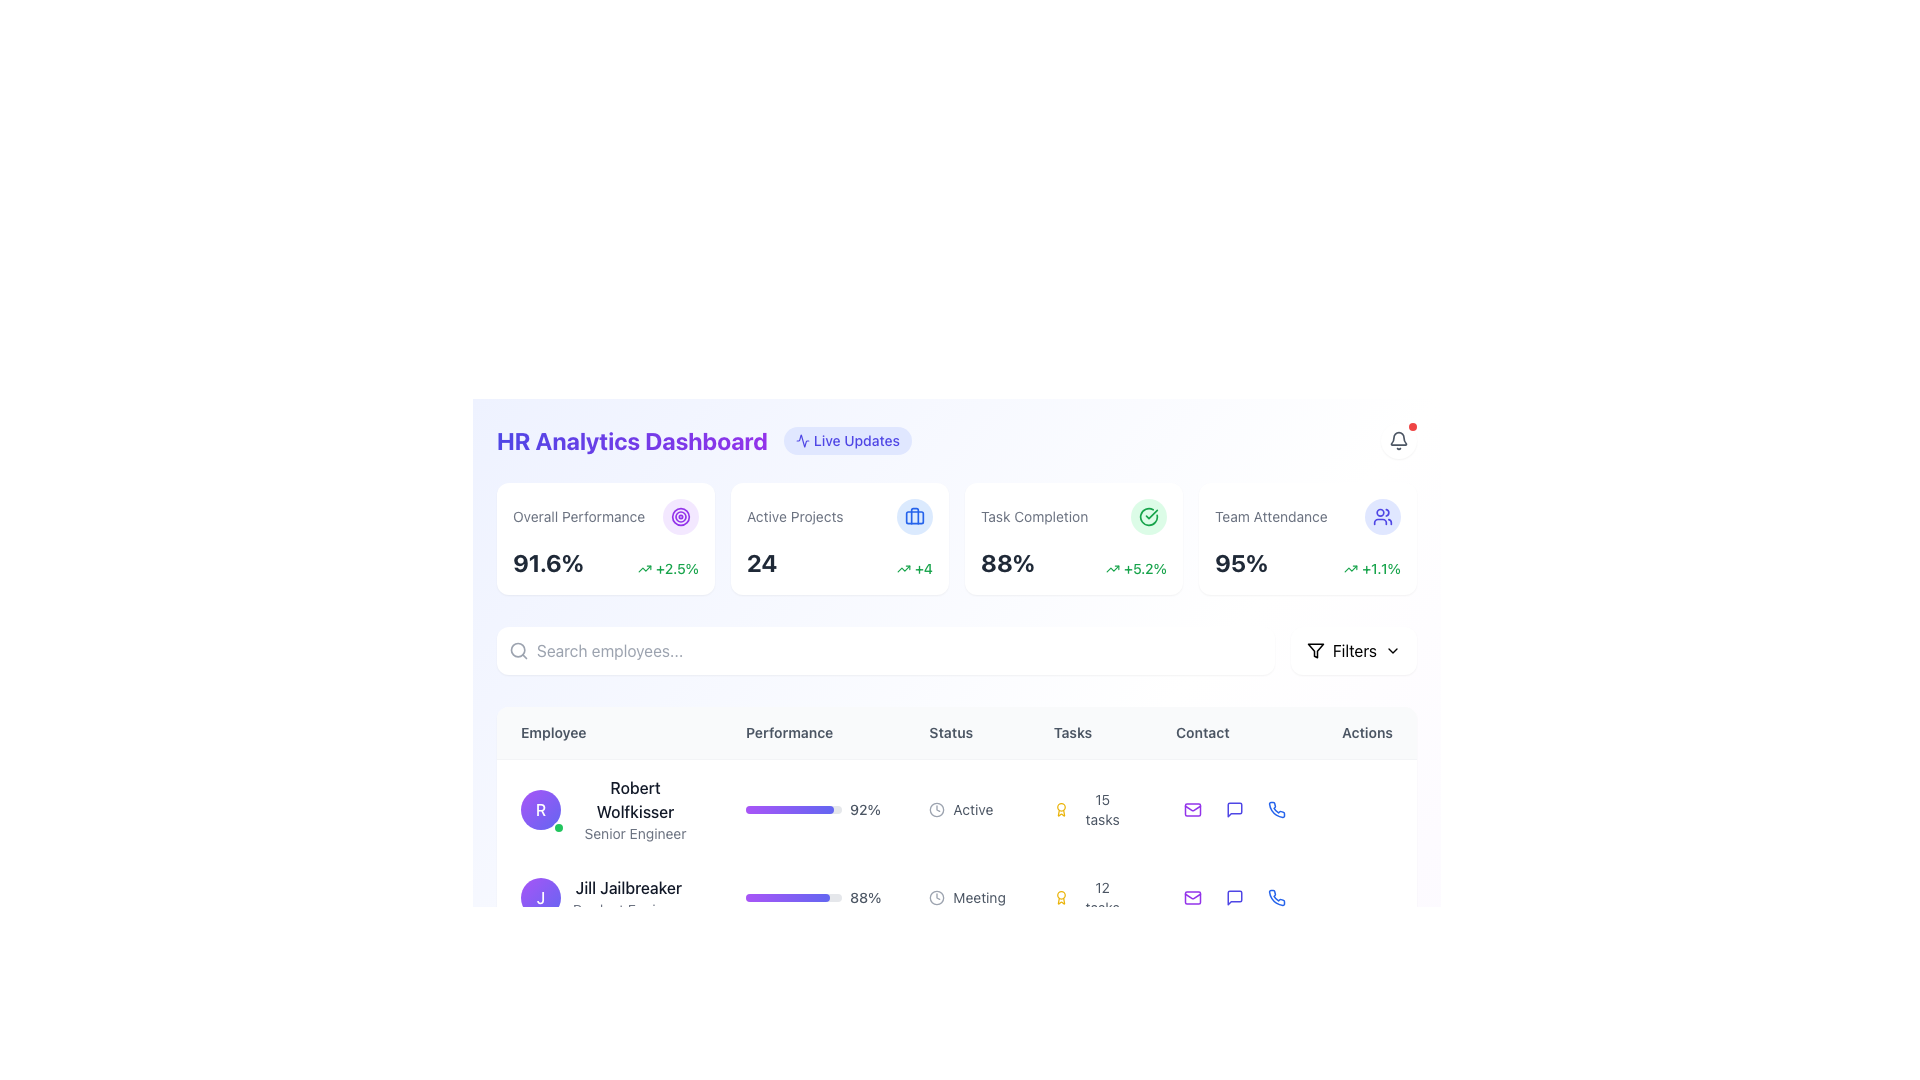 This screenshot has width=1920, height=1080. Describe the element at coordinates (813, 733) in the screenshot. I see `the 'Performance' column header in the table` at that location.